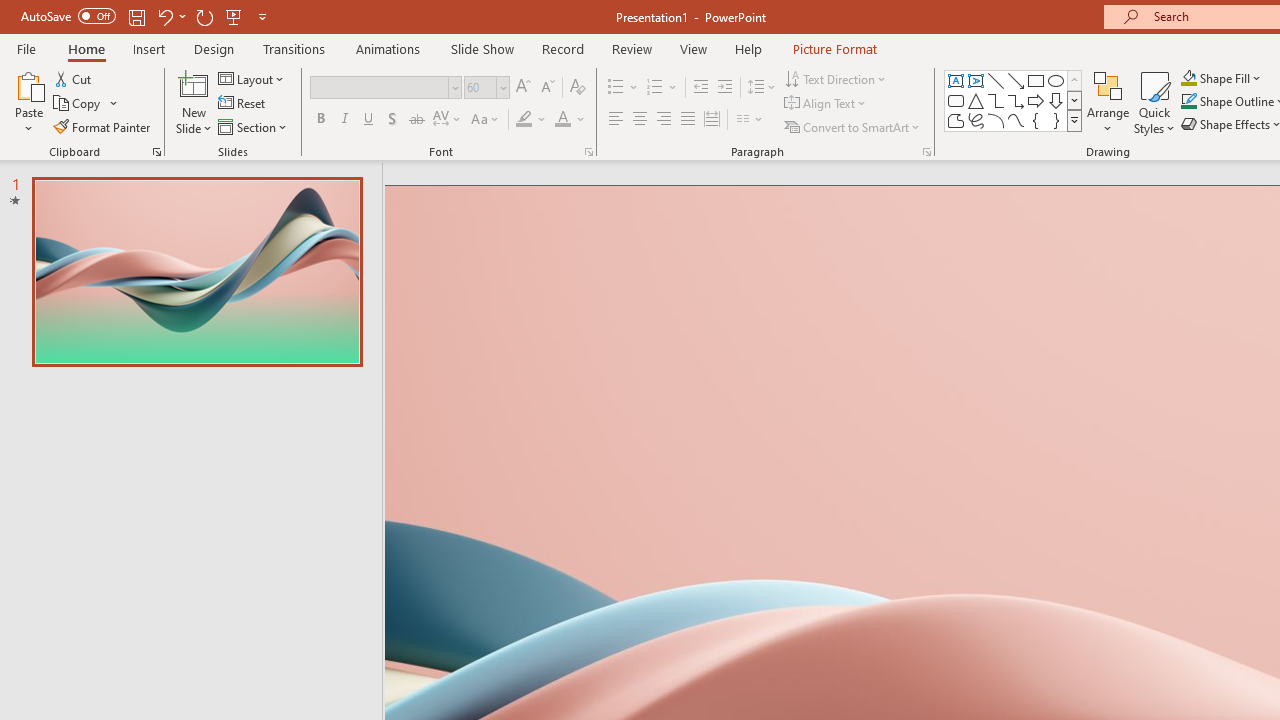 The height and width of the screenshot is (720, 1280). I want to click on 'Center', so click(640, 119).